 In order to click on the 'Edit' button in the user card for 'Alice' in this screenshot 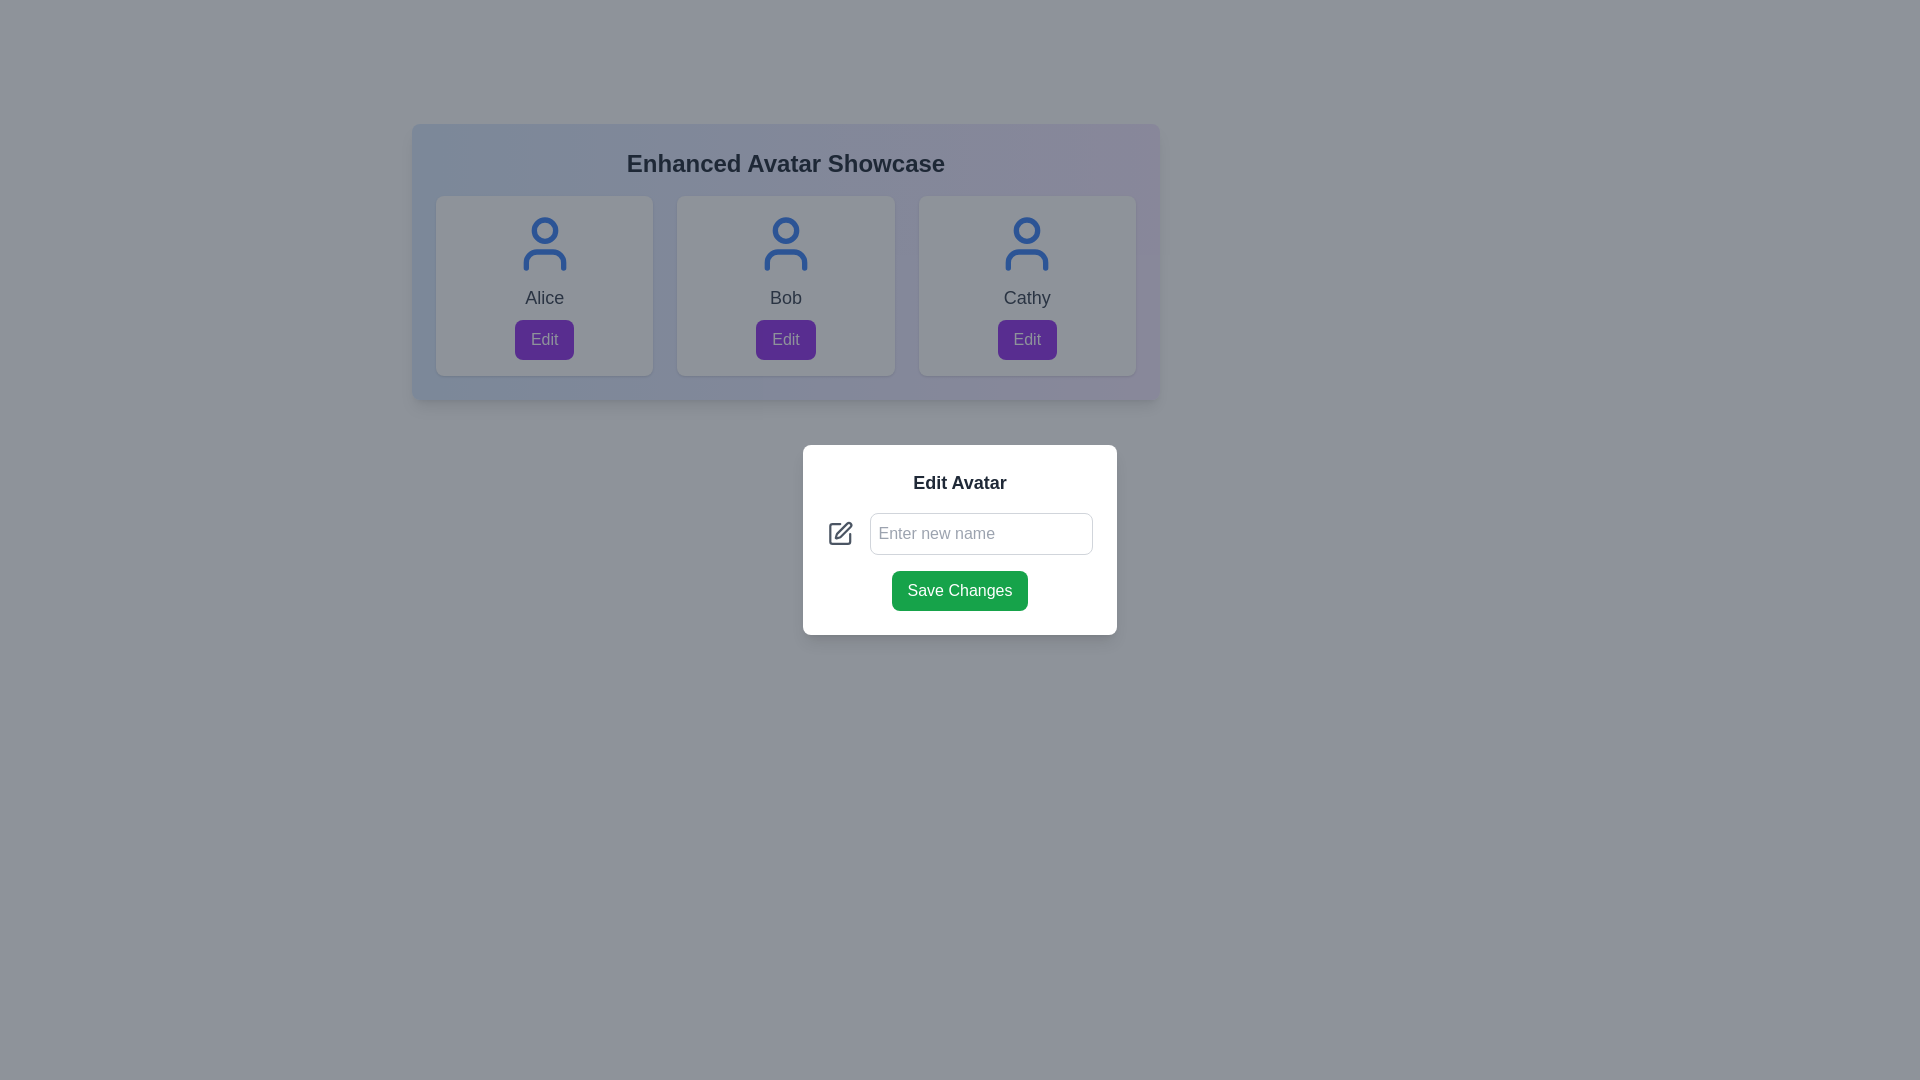, I will do `click(544, 338)`.